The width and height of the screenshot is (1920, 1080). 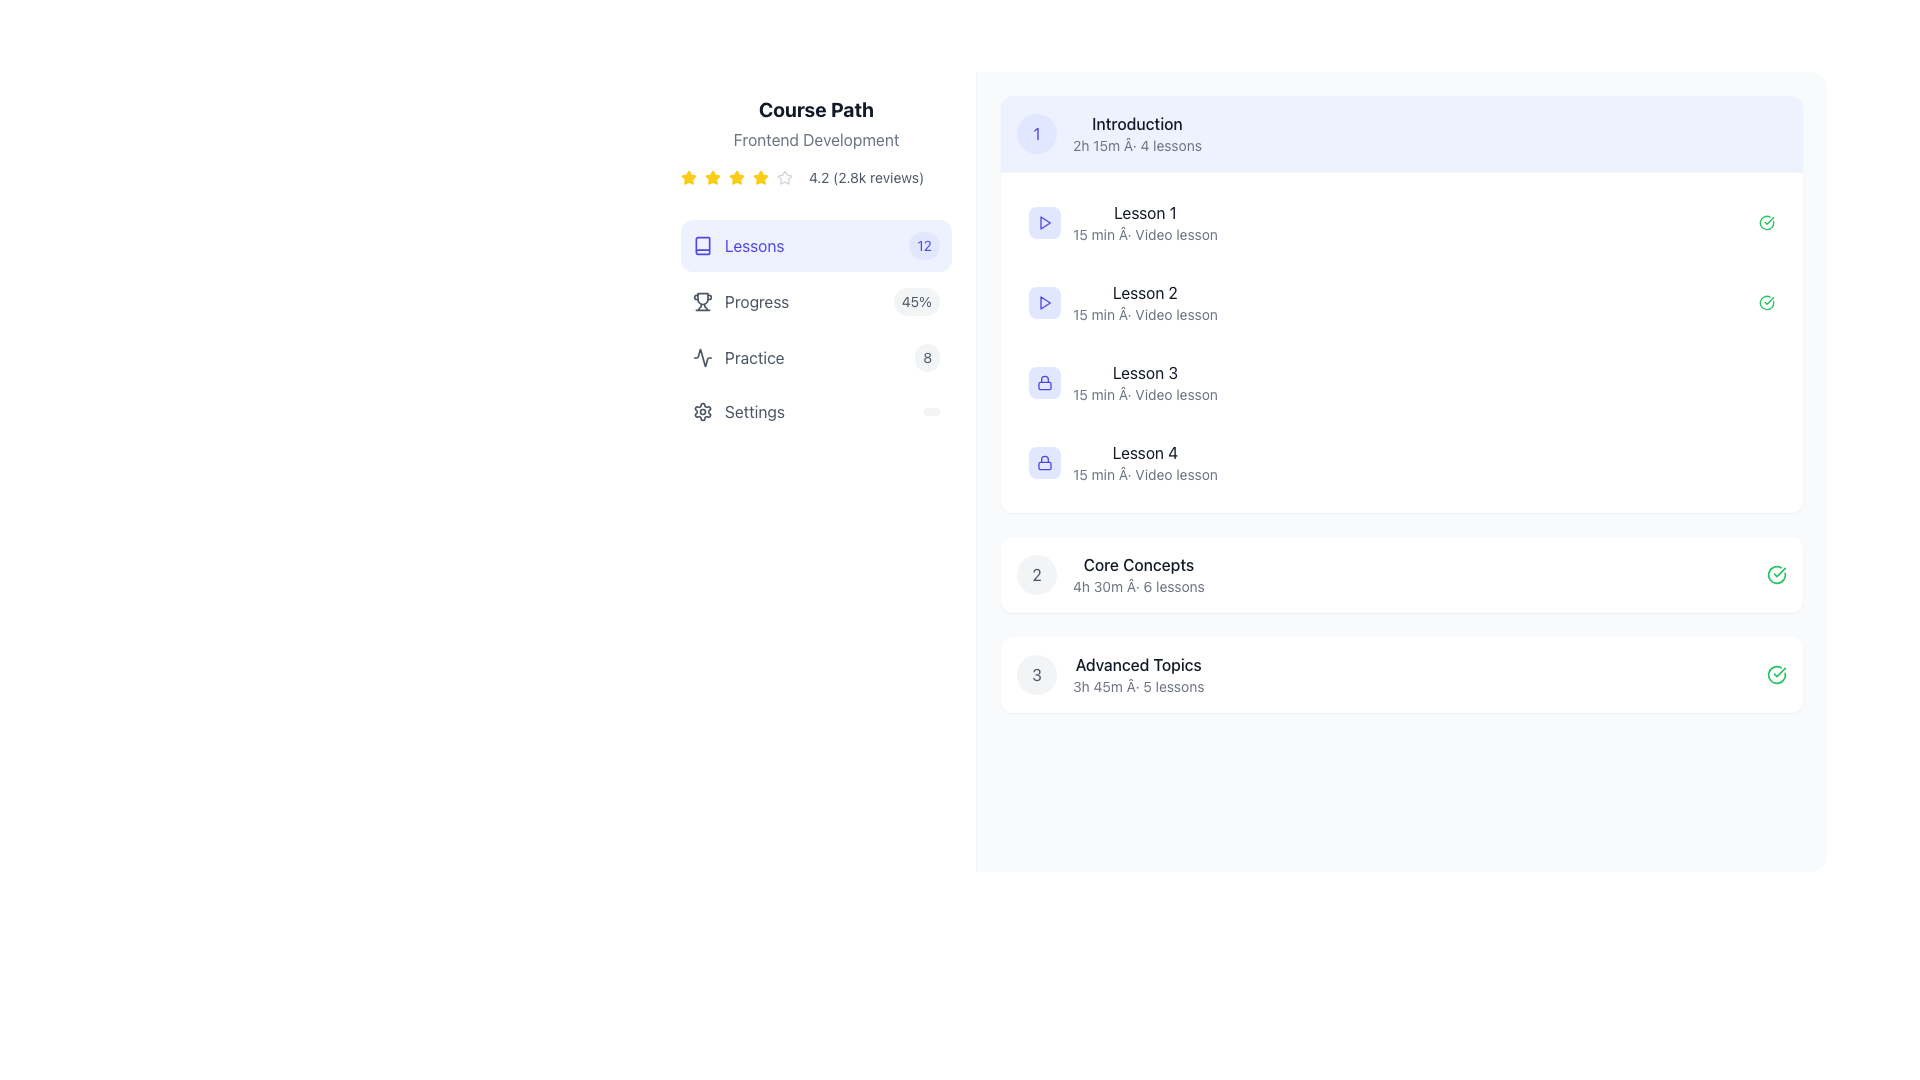 I want to click on description of the list item labeled 'Lesson 4', which includes the text '15 min · Video lesson' and a purple lock icon, so click(x=1123, y=462).